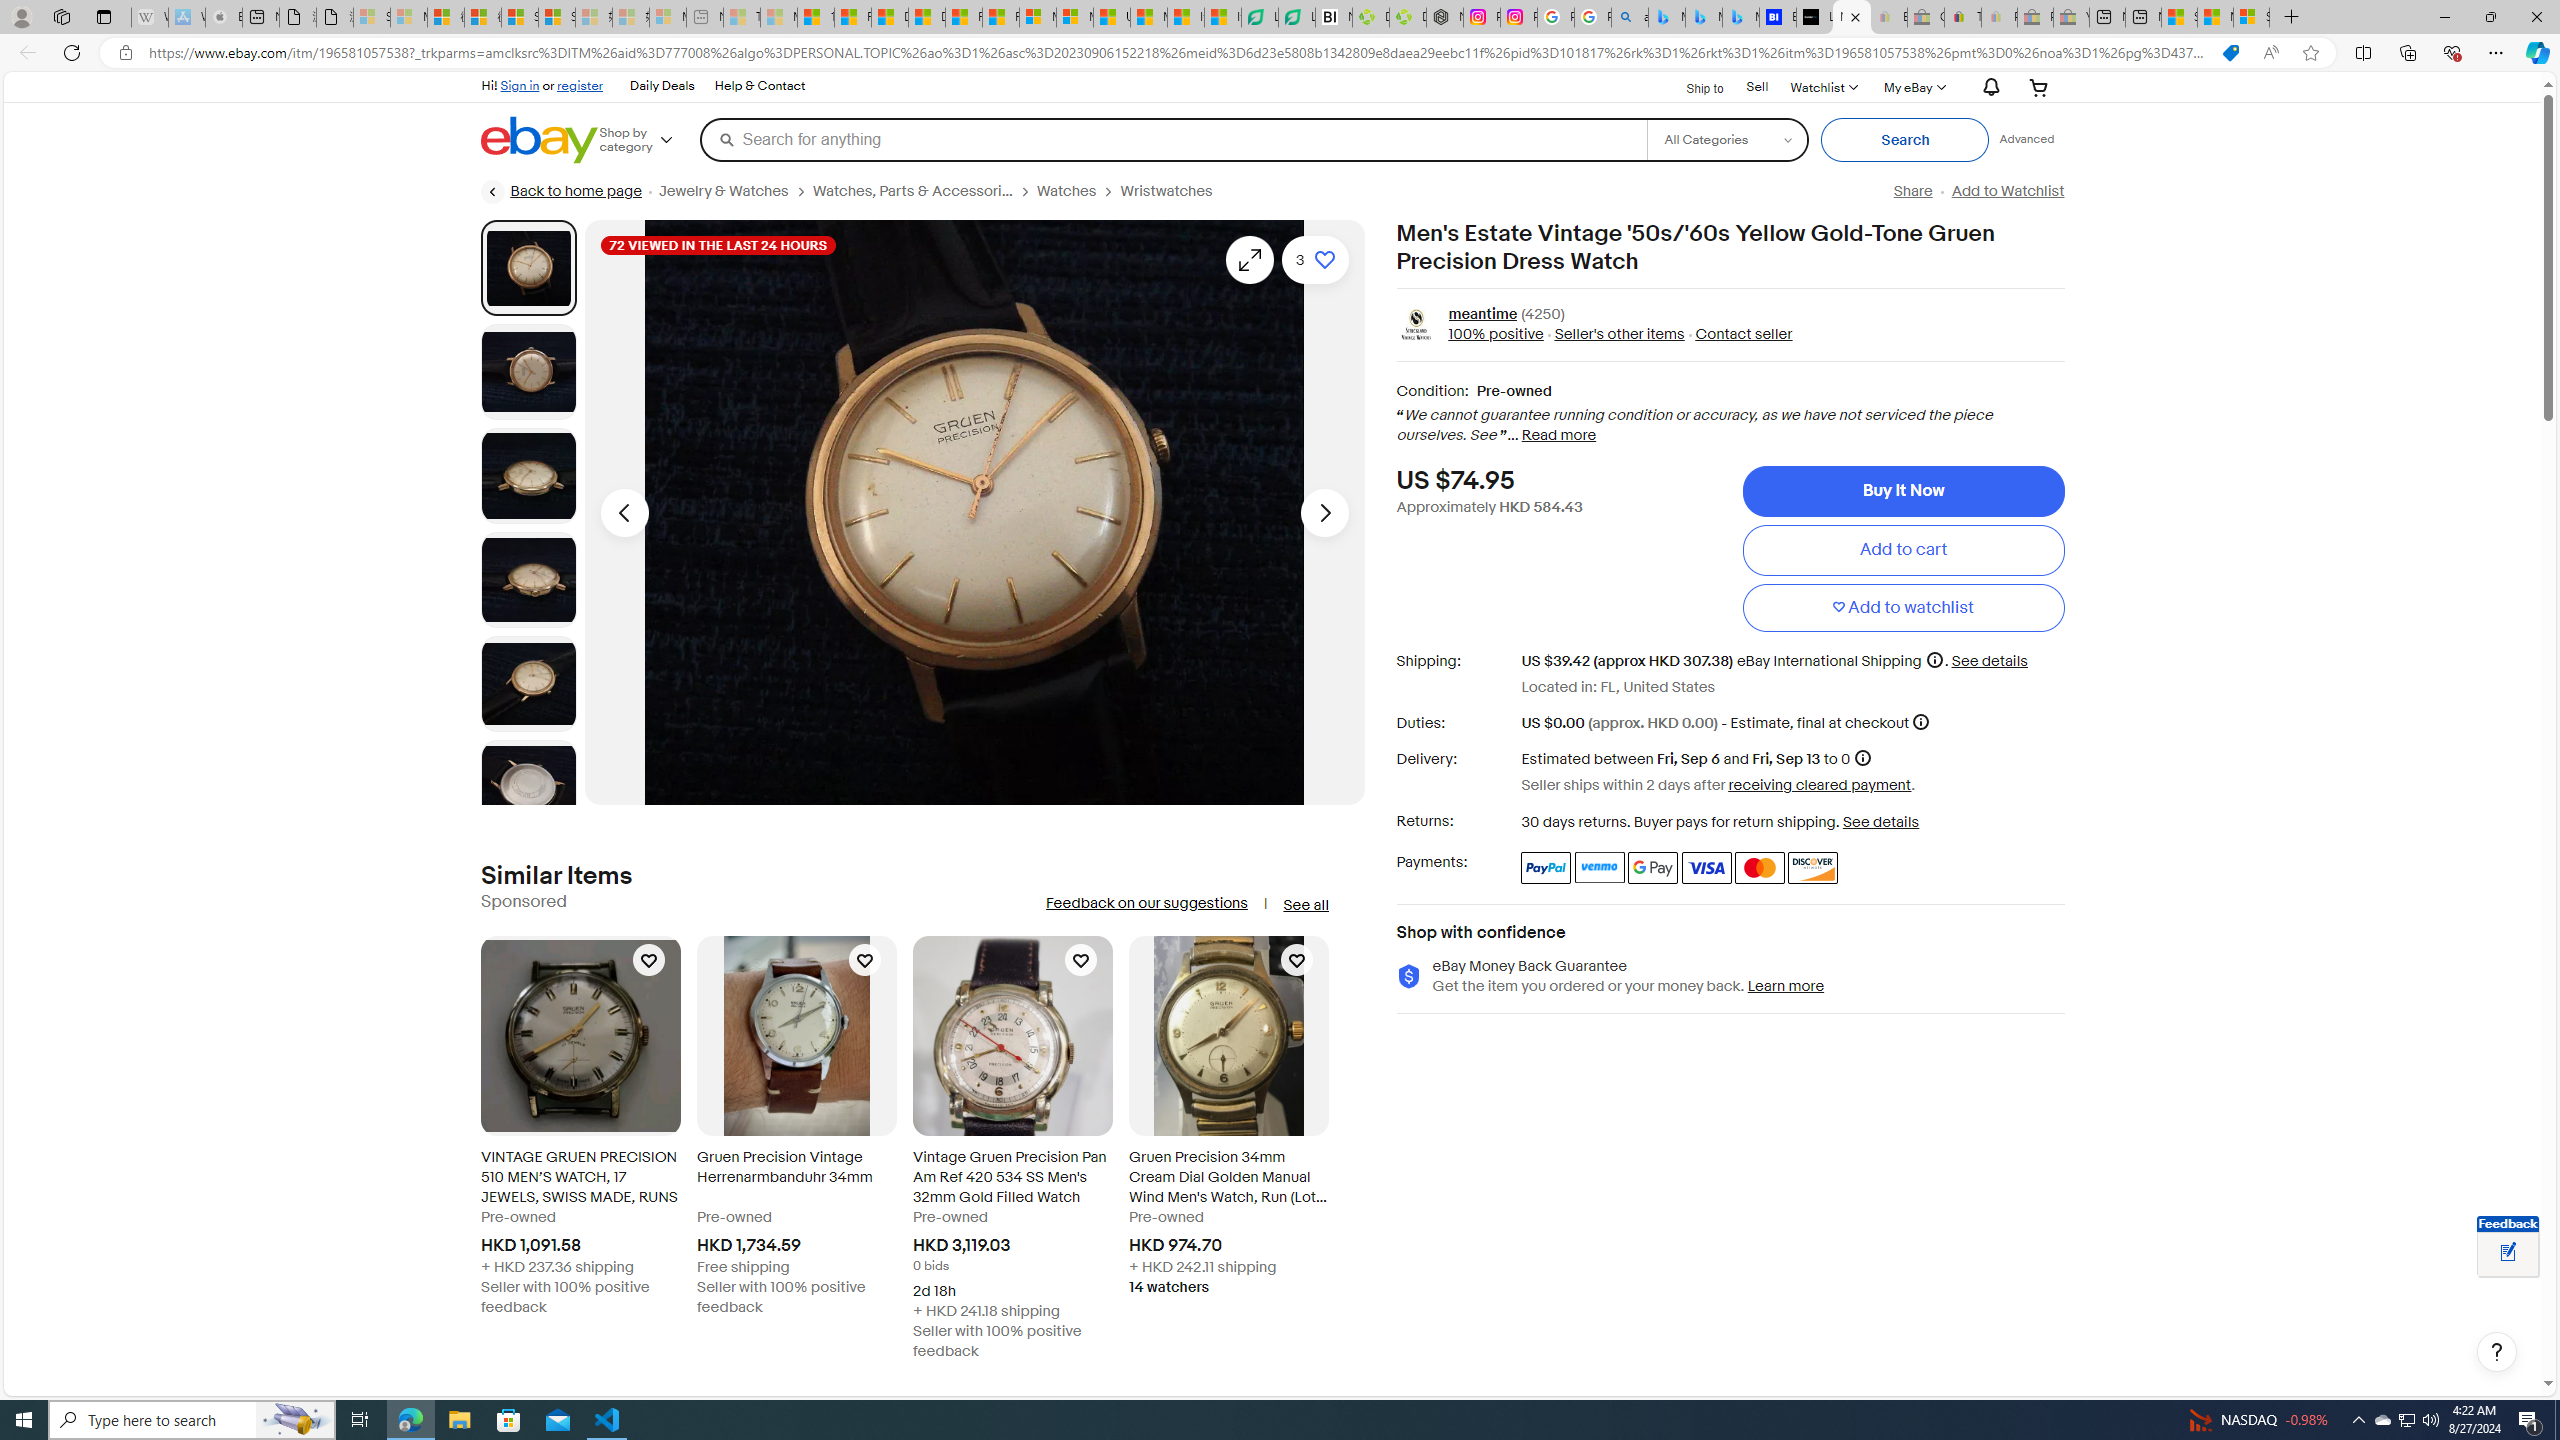  What do you see at coordinates (1757, 87) in the screenshot?
I see `'Sell'` at bounding box center [1757, 87].